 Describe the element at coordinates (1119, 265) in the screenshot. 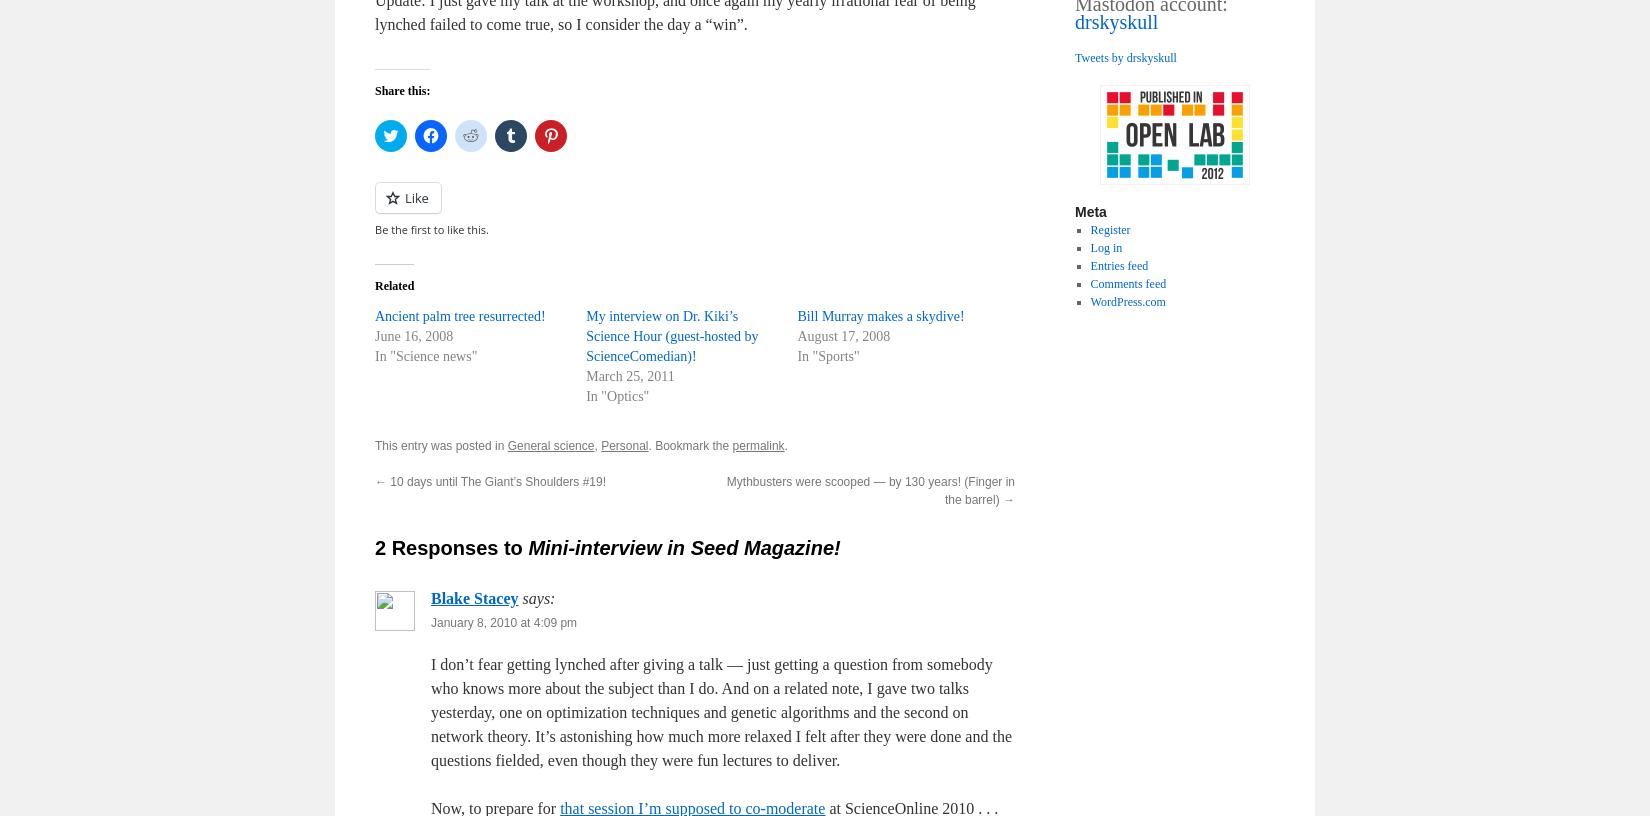

I see `'Entries feed'` at that location.